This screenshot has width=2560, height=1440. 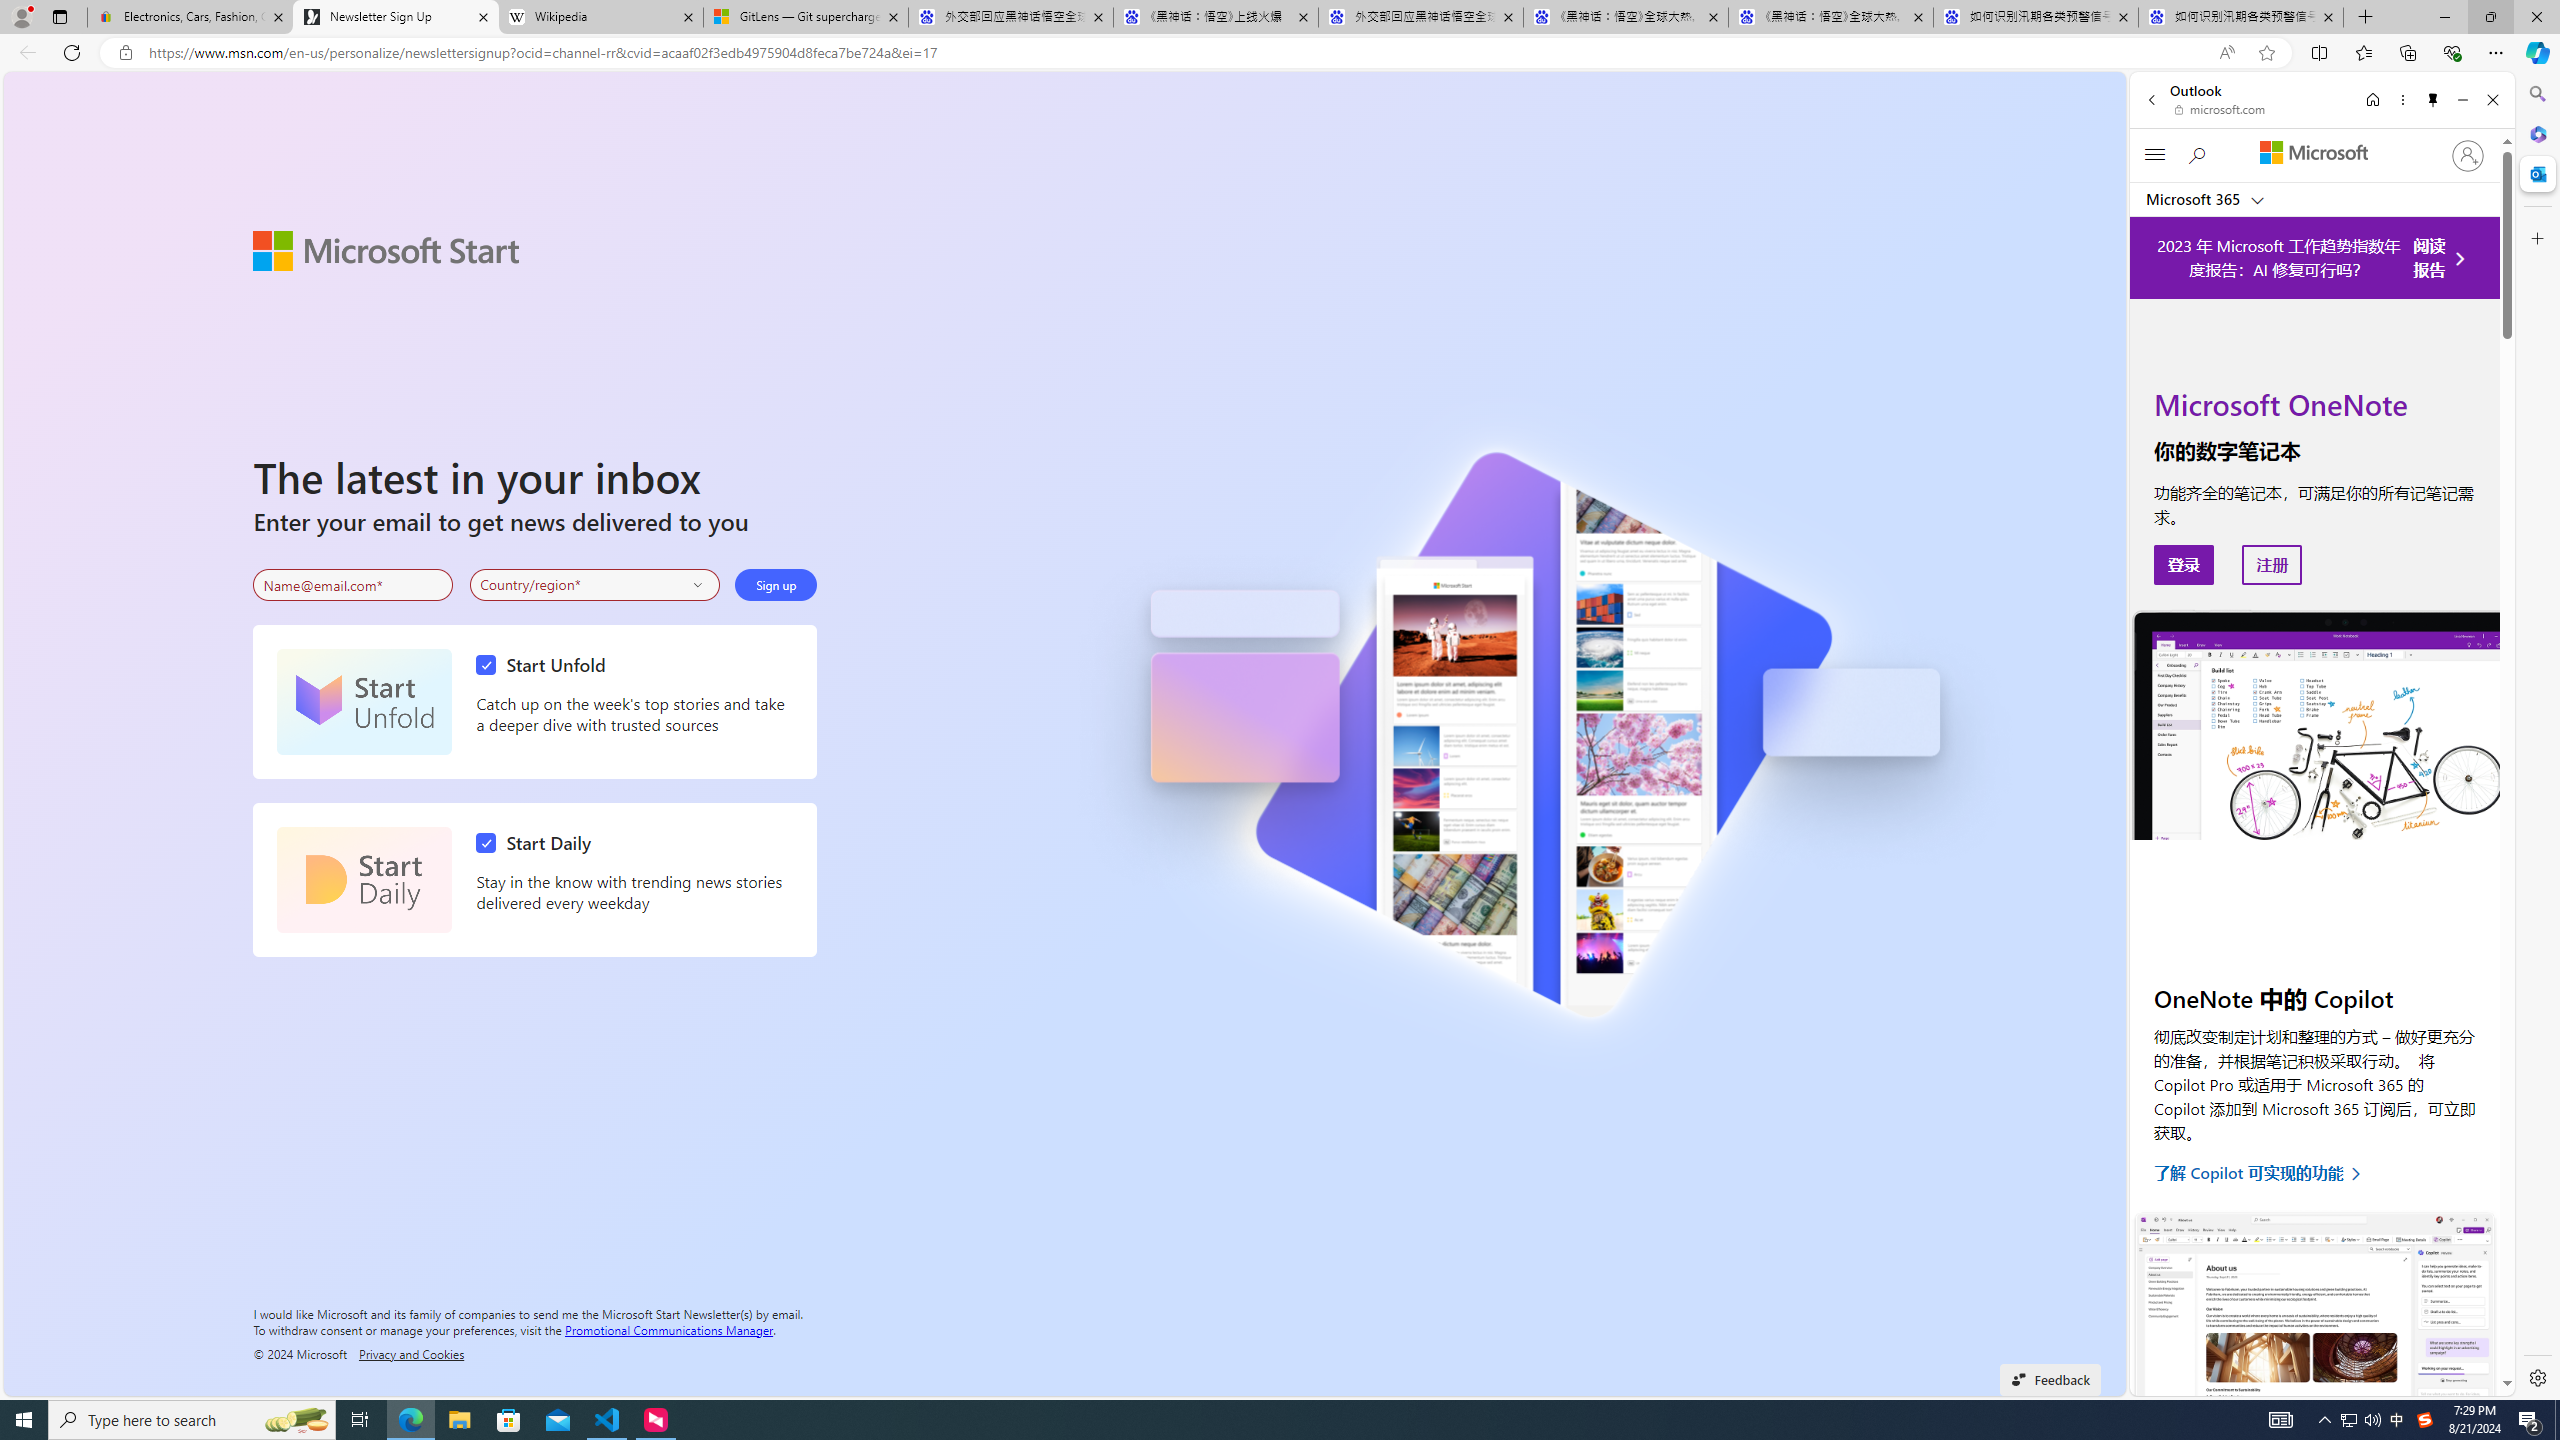 What do you see at coordinates (775, 585) in the screenshot?
I see `'Sign up'` at bounding box center [775, 585].